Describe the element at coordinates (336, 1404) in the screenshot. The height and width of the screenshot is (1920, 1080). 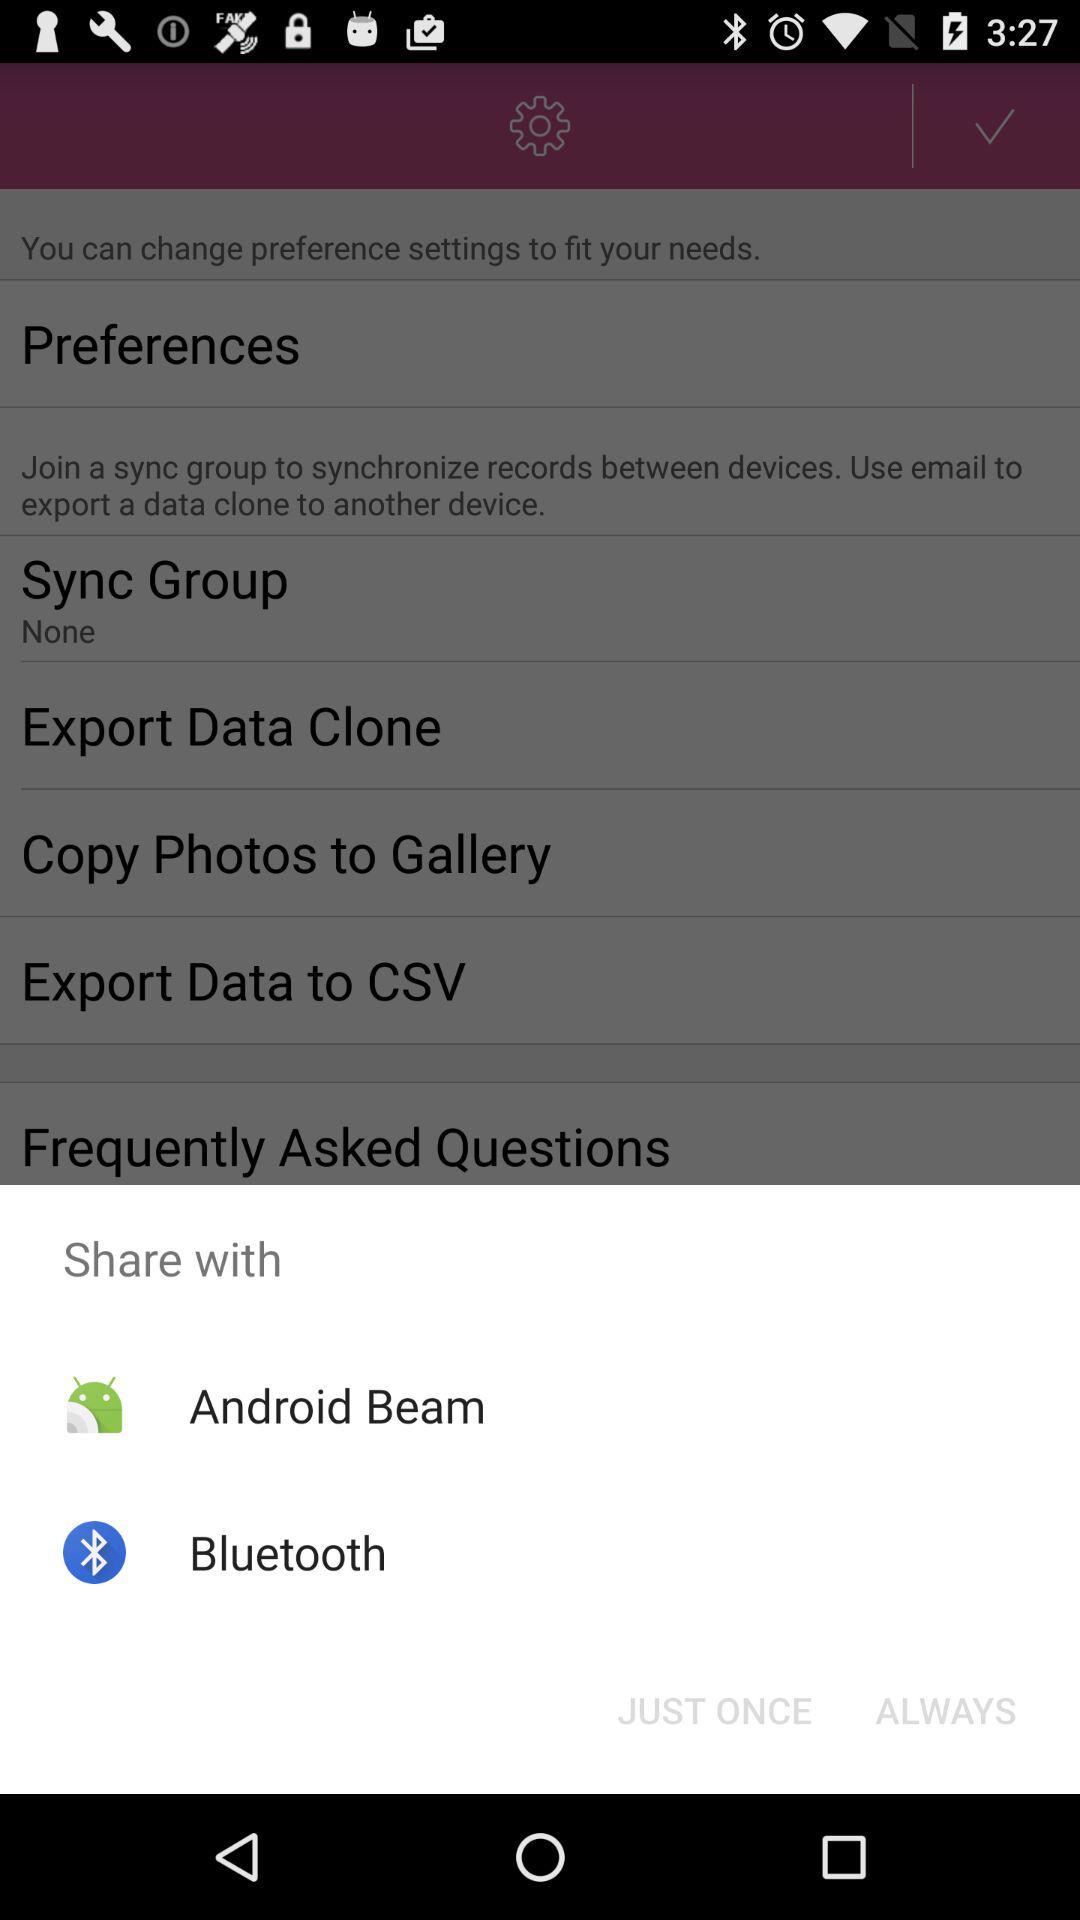
I see `the android beam` at that location.